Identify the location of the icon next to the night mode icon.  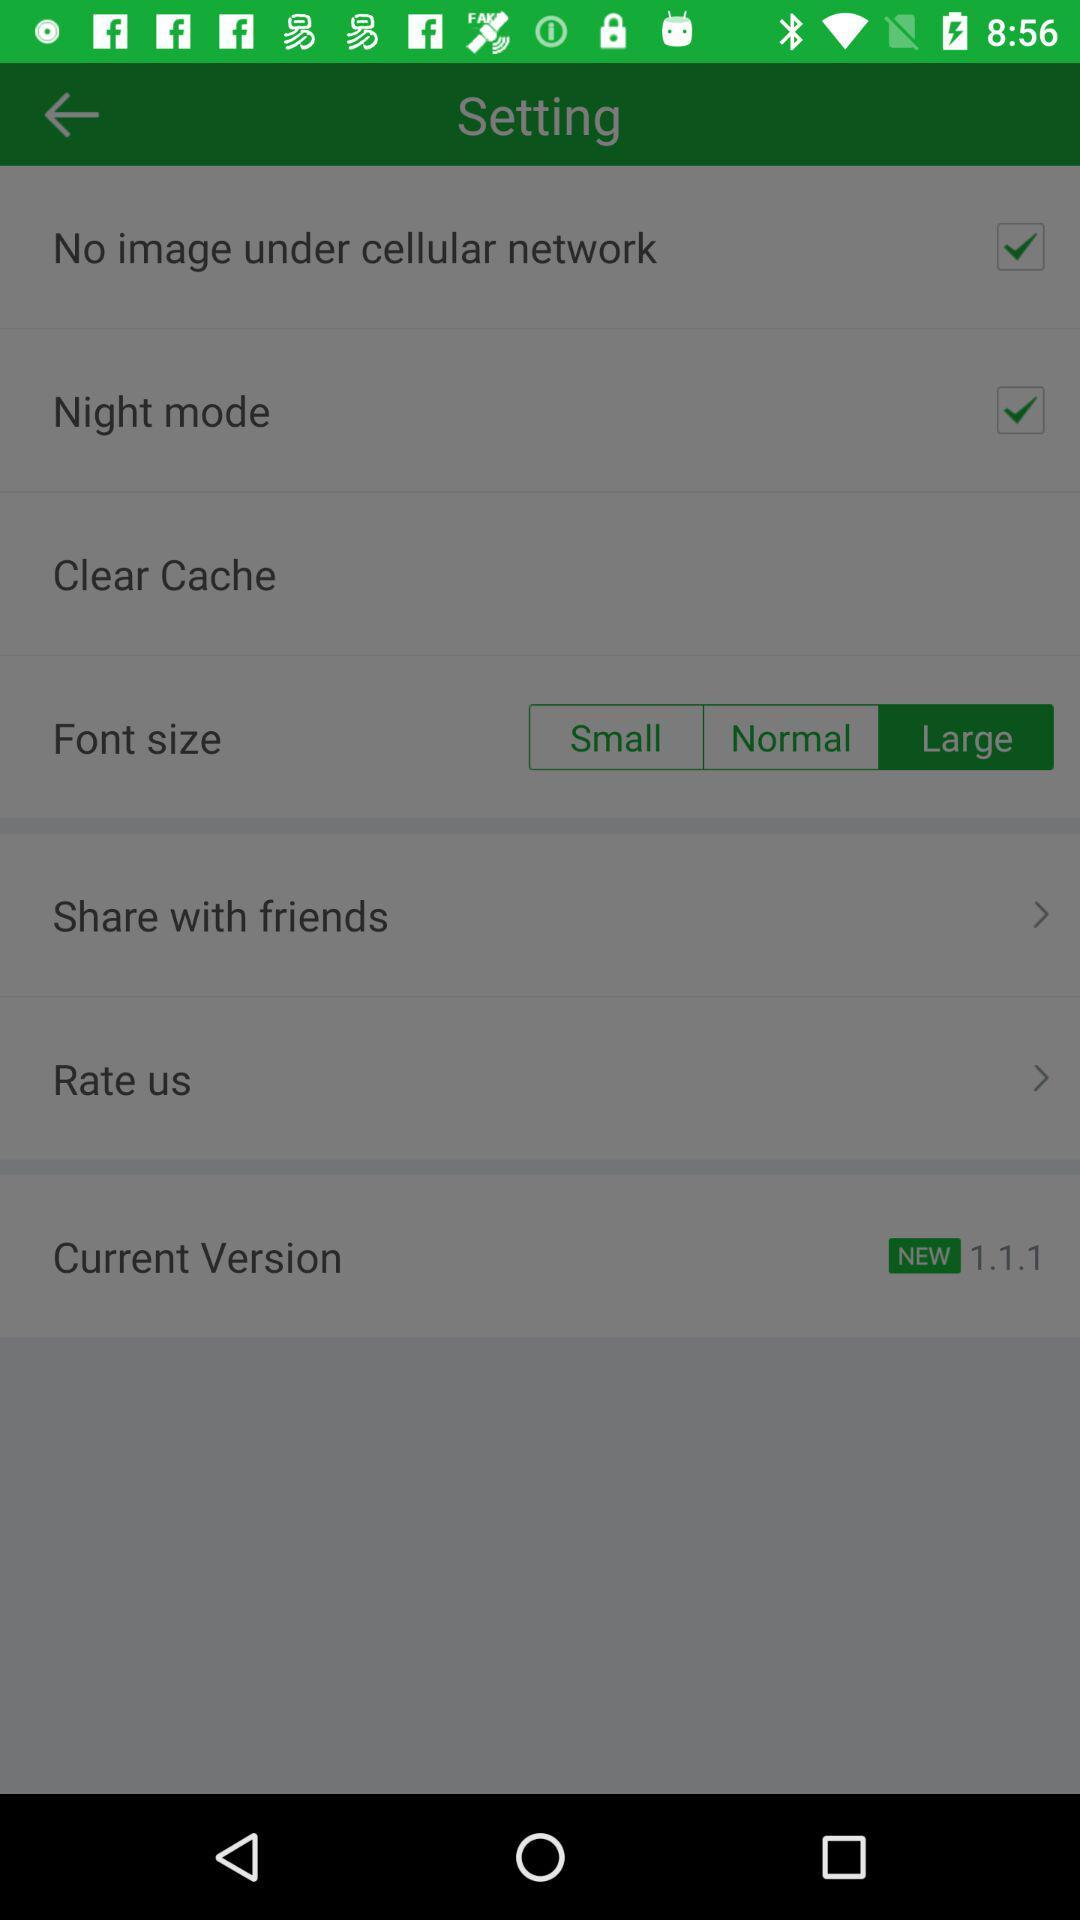
(1020, 409).